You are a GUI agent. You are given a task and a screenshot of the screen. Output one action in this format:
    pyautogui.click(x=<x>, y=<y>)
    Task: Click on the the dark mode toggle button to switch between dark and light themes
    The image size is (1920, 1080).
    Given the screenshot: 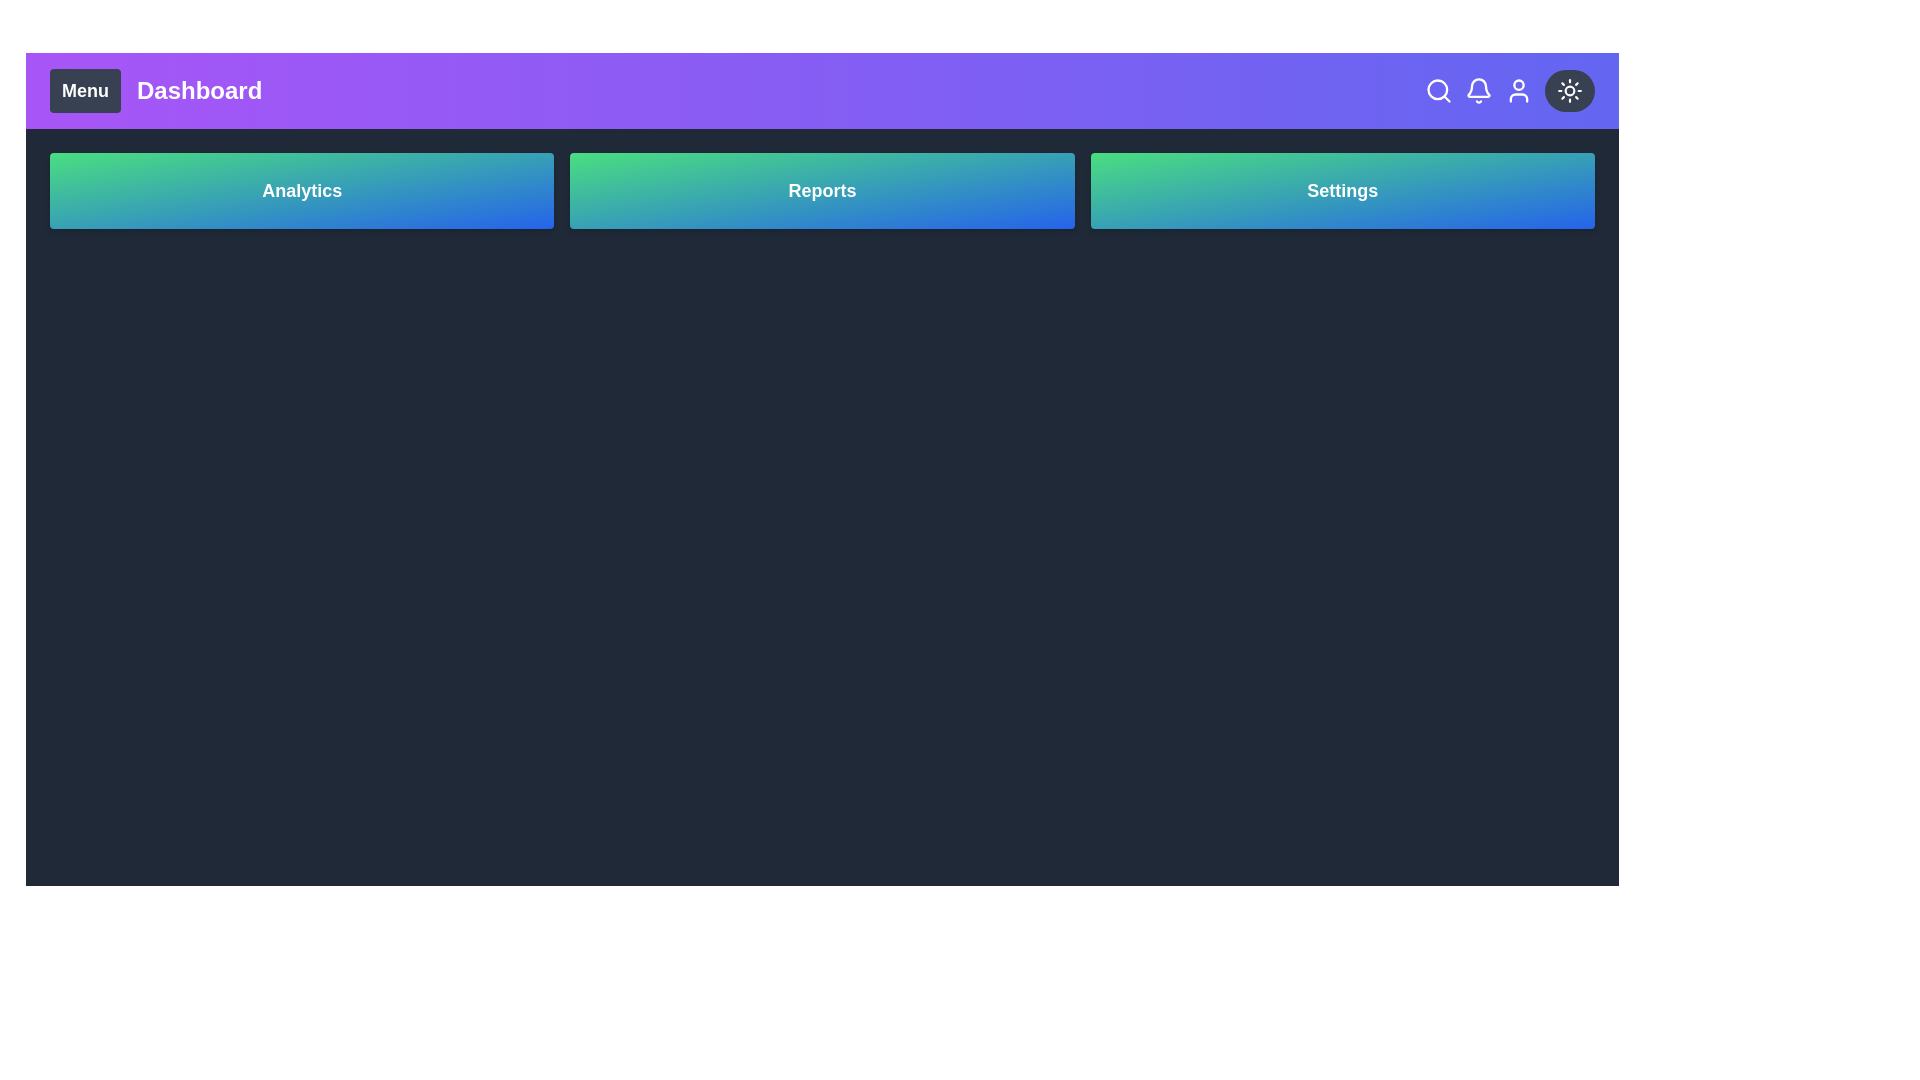 What is the action you would take?
    pyautogui.click(x=1568, y=91)
    